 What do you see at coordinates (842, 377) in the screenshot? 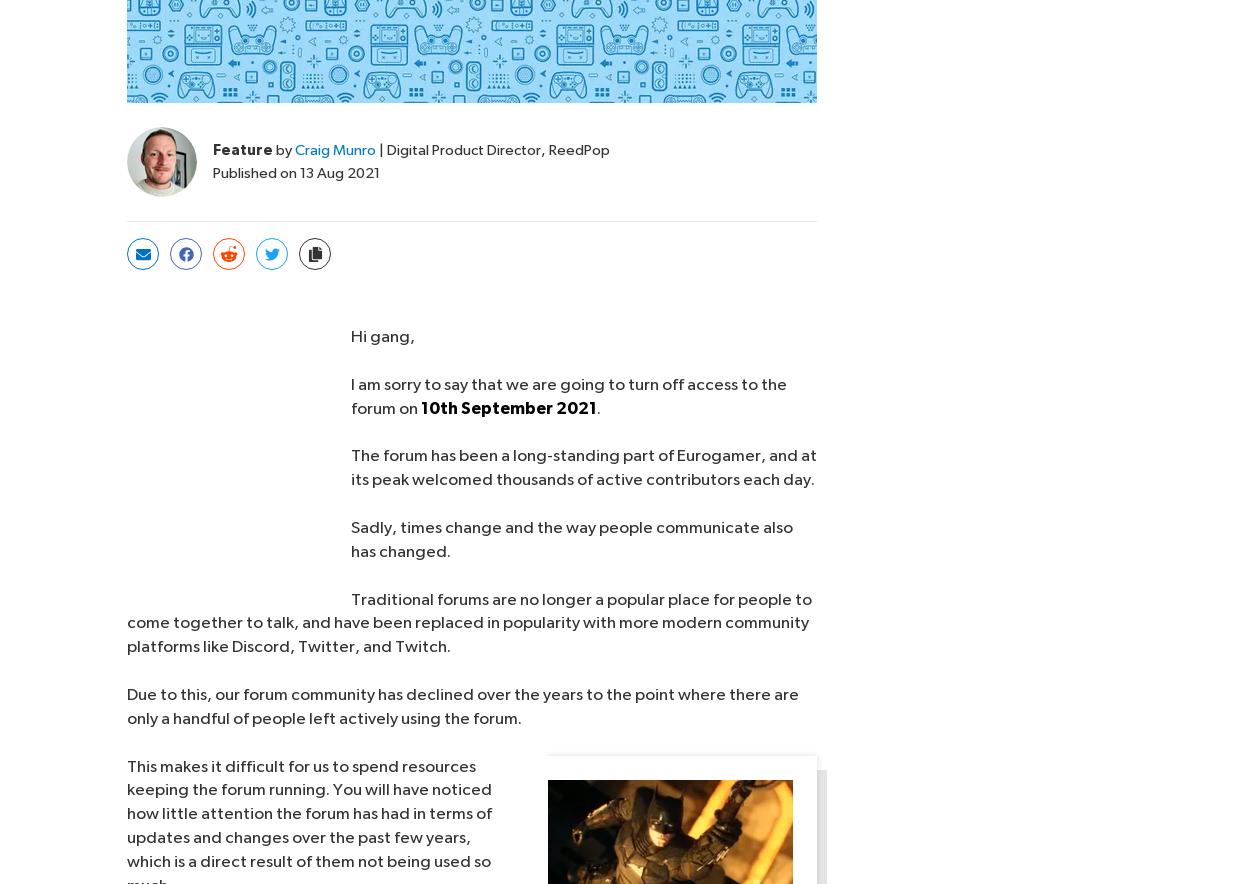
I see `'Supporters |'` at bounding box center [842, 377].